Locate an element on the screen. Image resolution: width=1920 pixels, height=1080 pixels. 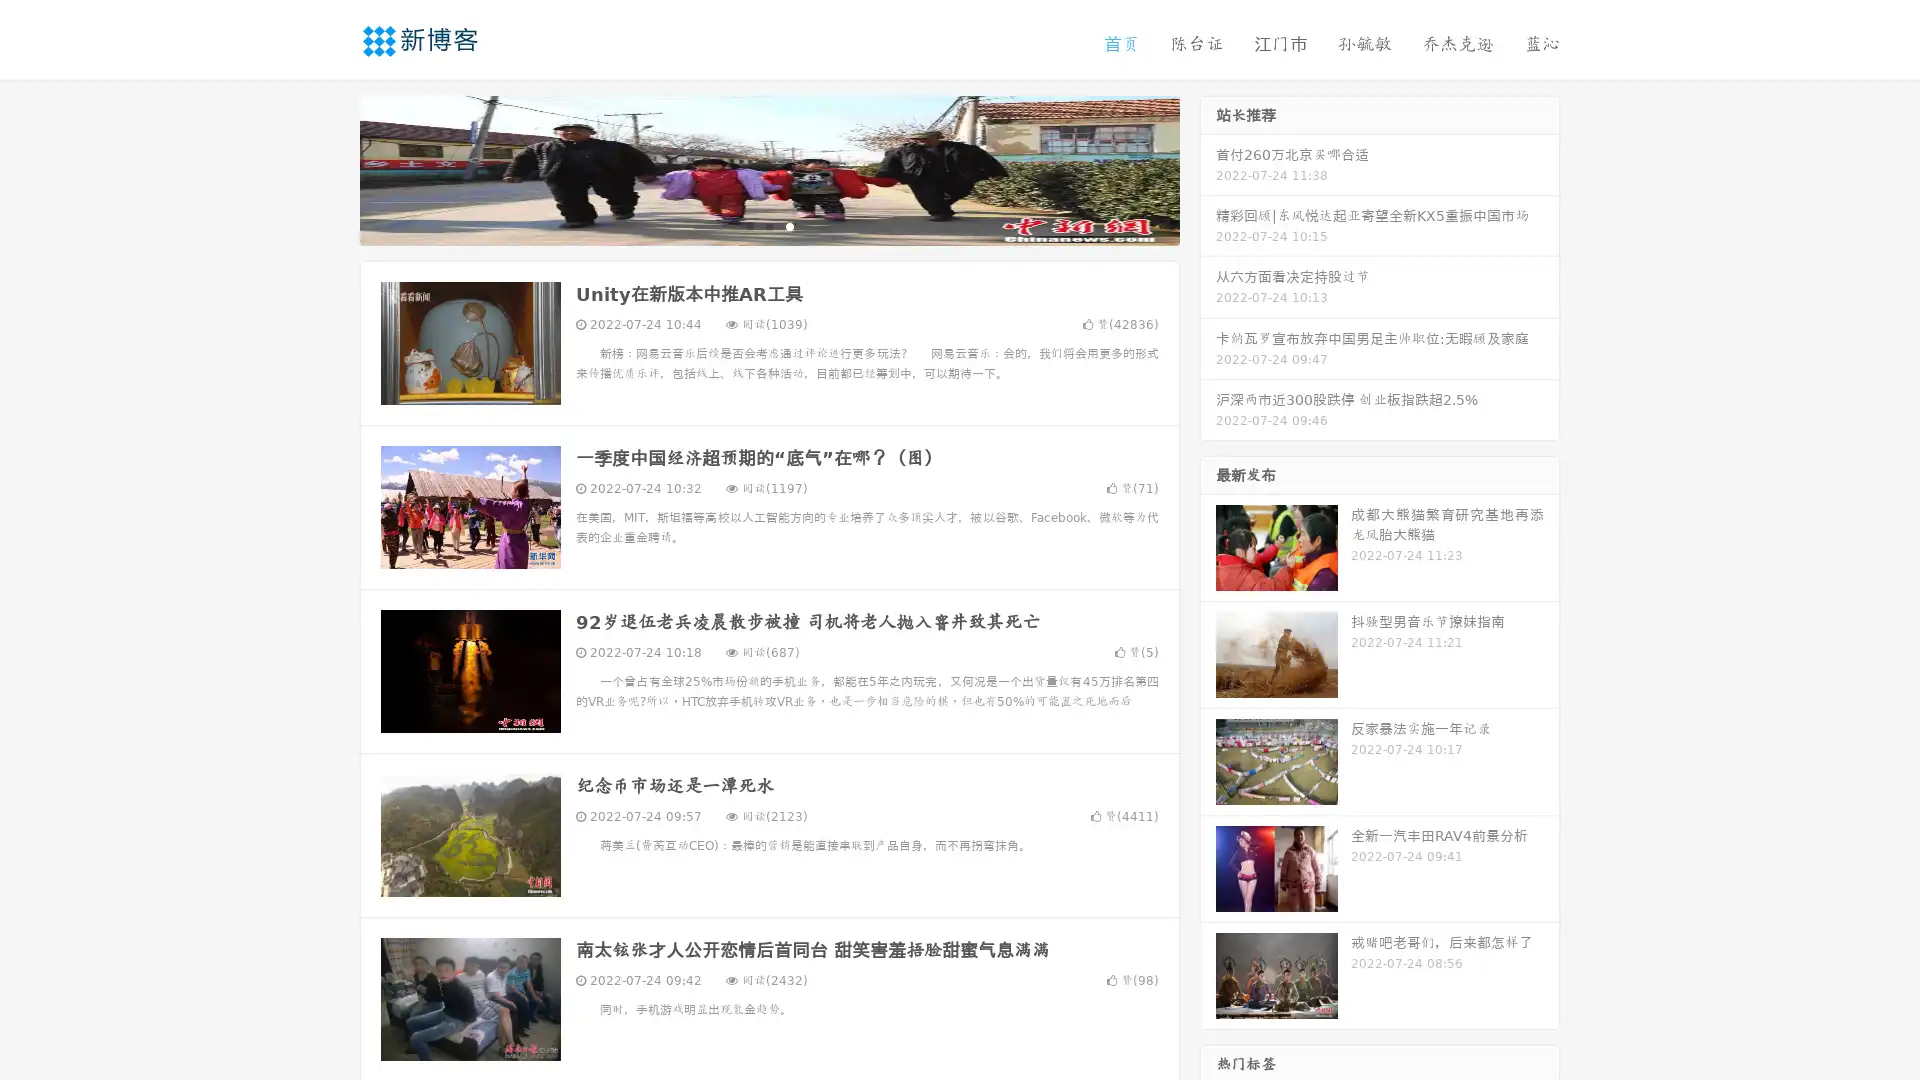
Go to slide 2 is located at coordinates (768, 225).